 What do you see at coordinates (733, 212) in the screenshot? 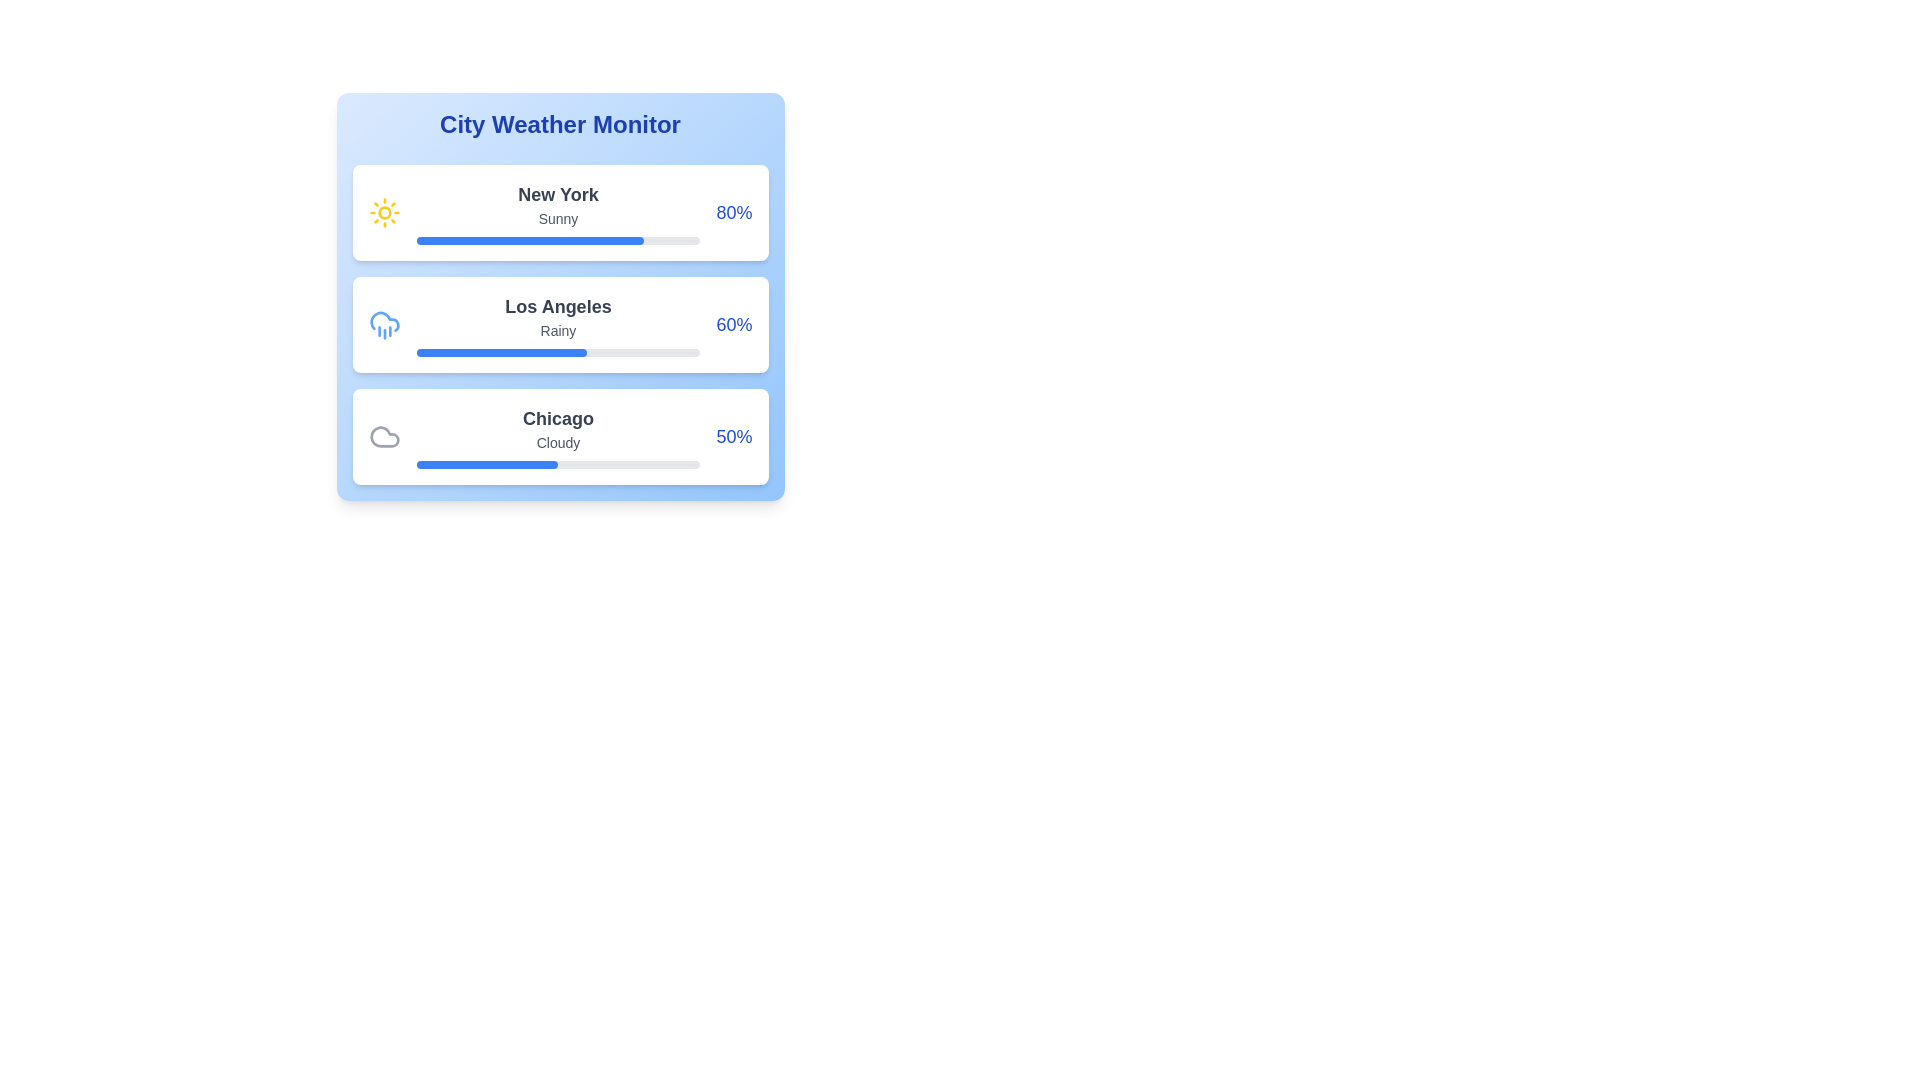
I see `text from the humidity or completion level label located in the top-right corner of the New York weather information card, above the progress bar` at bounding box center [733, 212].